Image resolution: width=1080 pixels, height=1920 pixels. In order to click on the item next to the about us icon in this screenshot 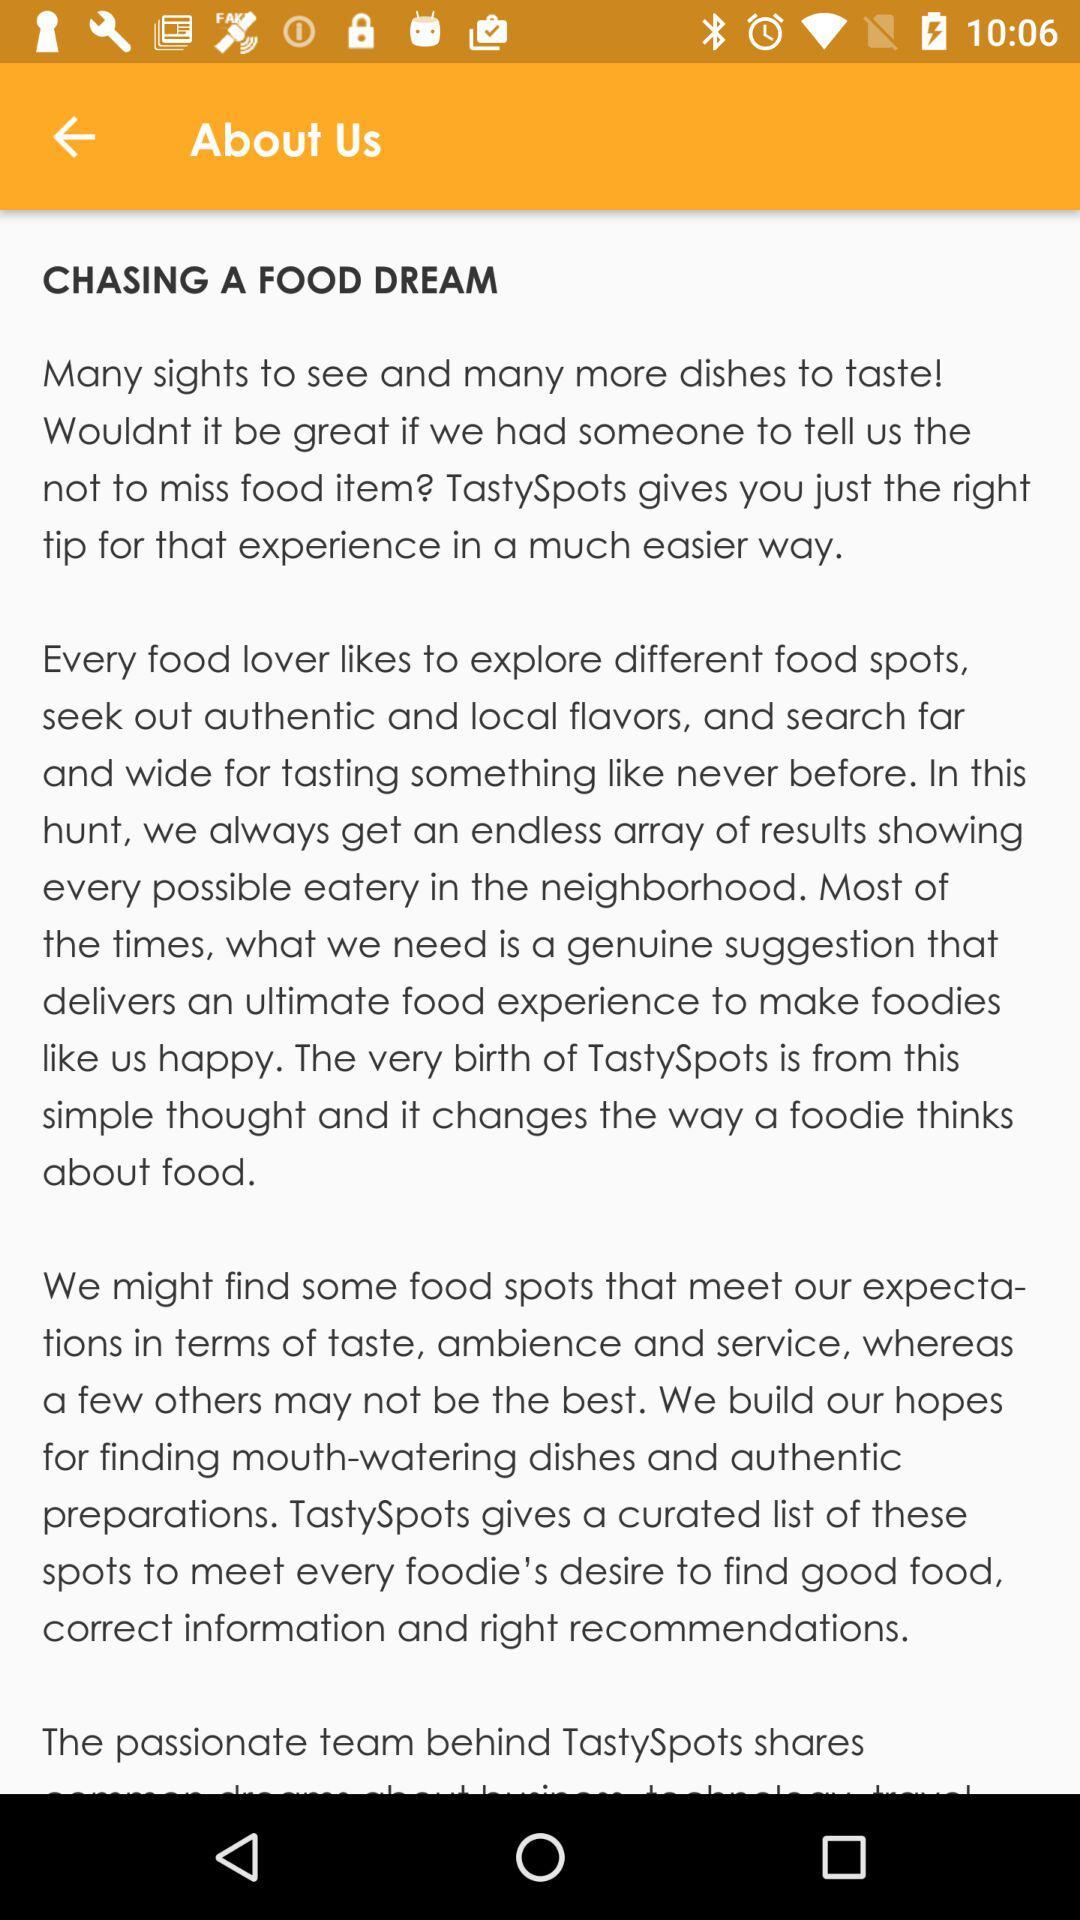, I will do `click(72, 135)`.